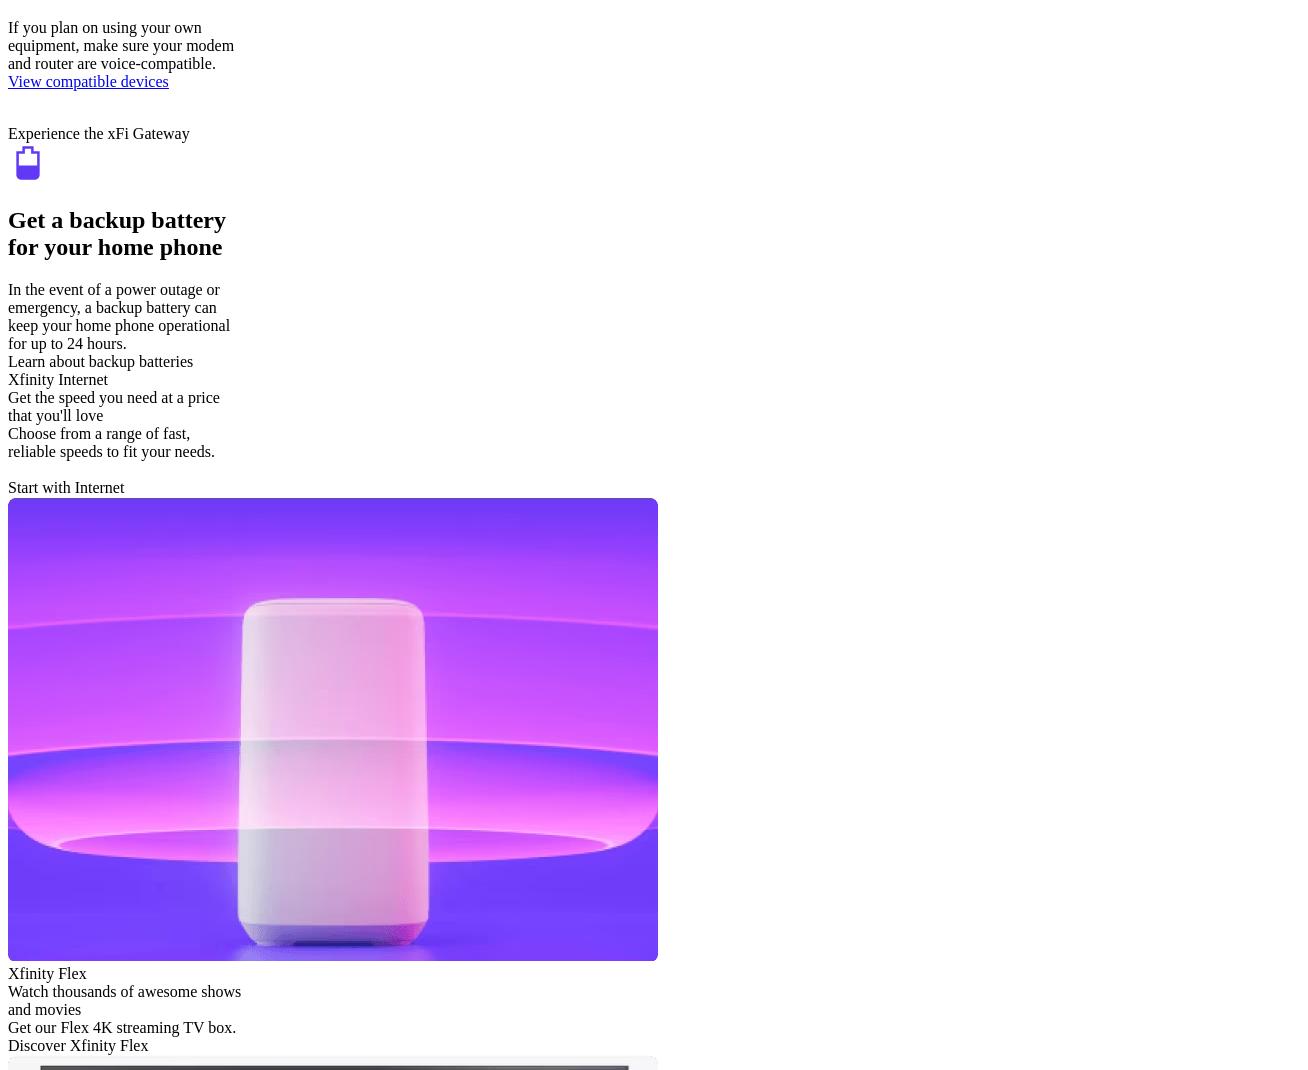 The width and height of the screenshot is (1308, 1070). What do you see at coordinates (123, 999) in the screenshot?
I see `'Watch thousands of awesome shows and movies'` at bounding box center [123, 999].